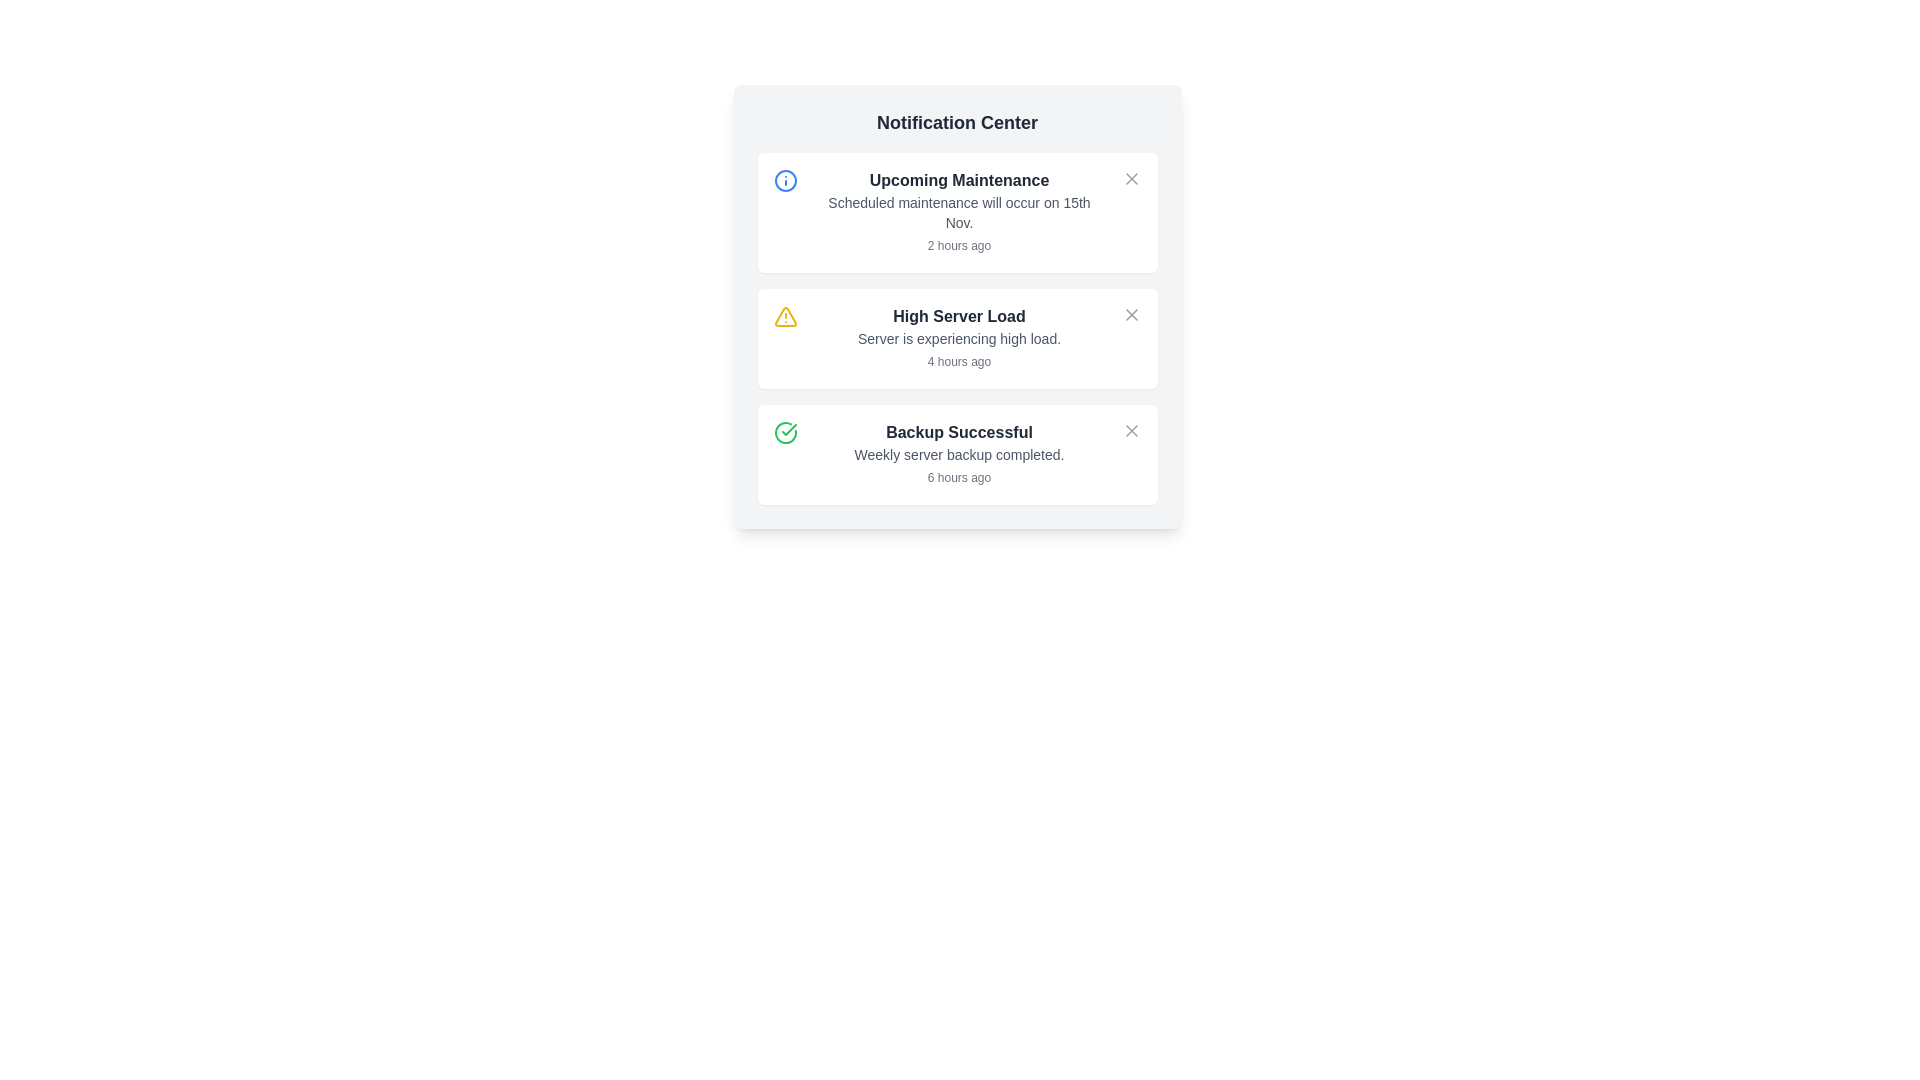  Describe the element at coordinates (958, 181) in the screenshot. I see `the 'Upcoming Maintenance' label, which is prominently displayed in bold and larger font near the top of the first notification card in the Notification Center` at that location.